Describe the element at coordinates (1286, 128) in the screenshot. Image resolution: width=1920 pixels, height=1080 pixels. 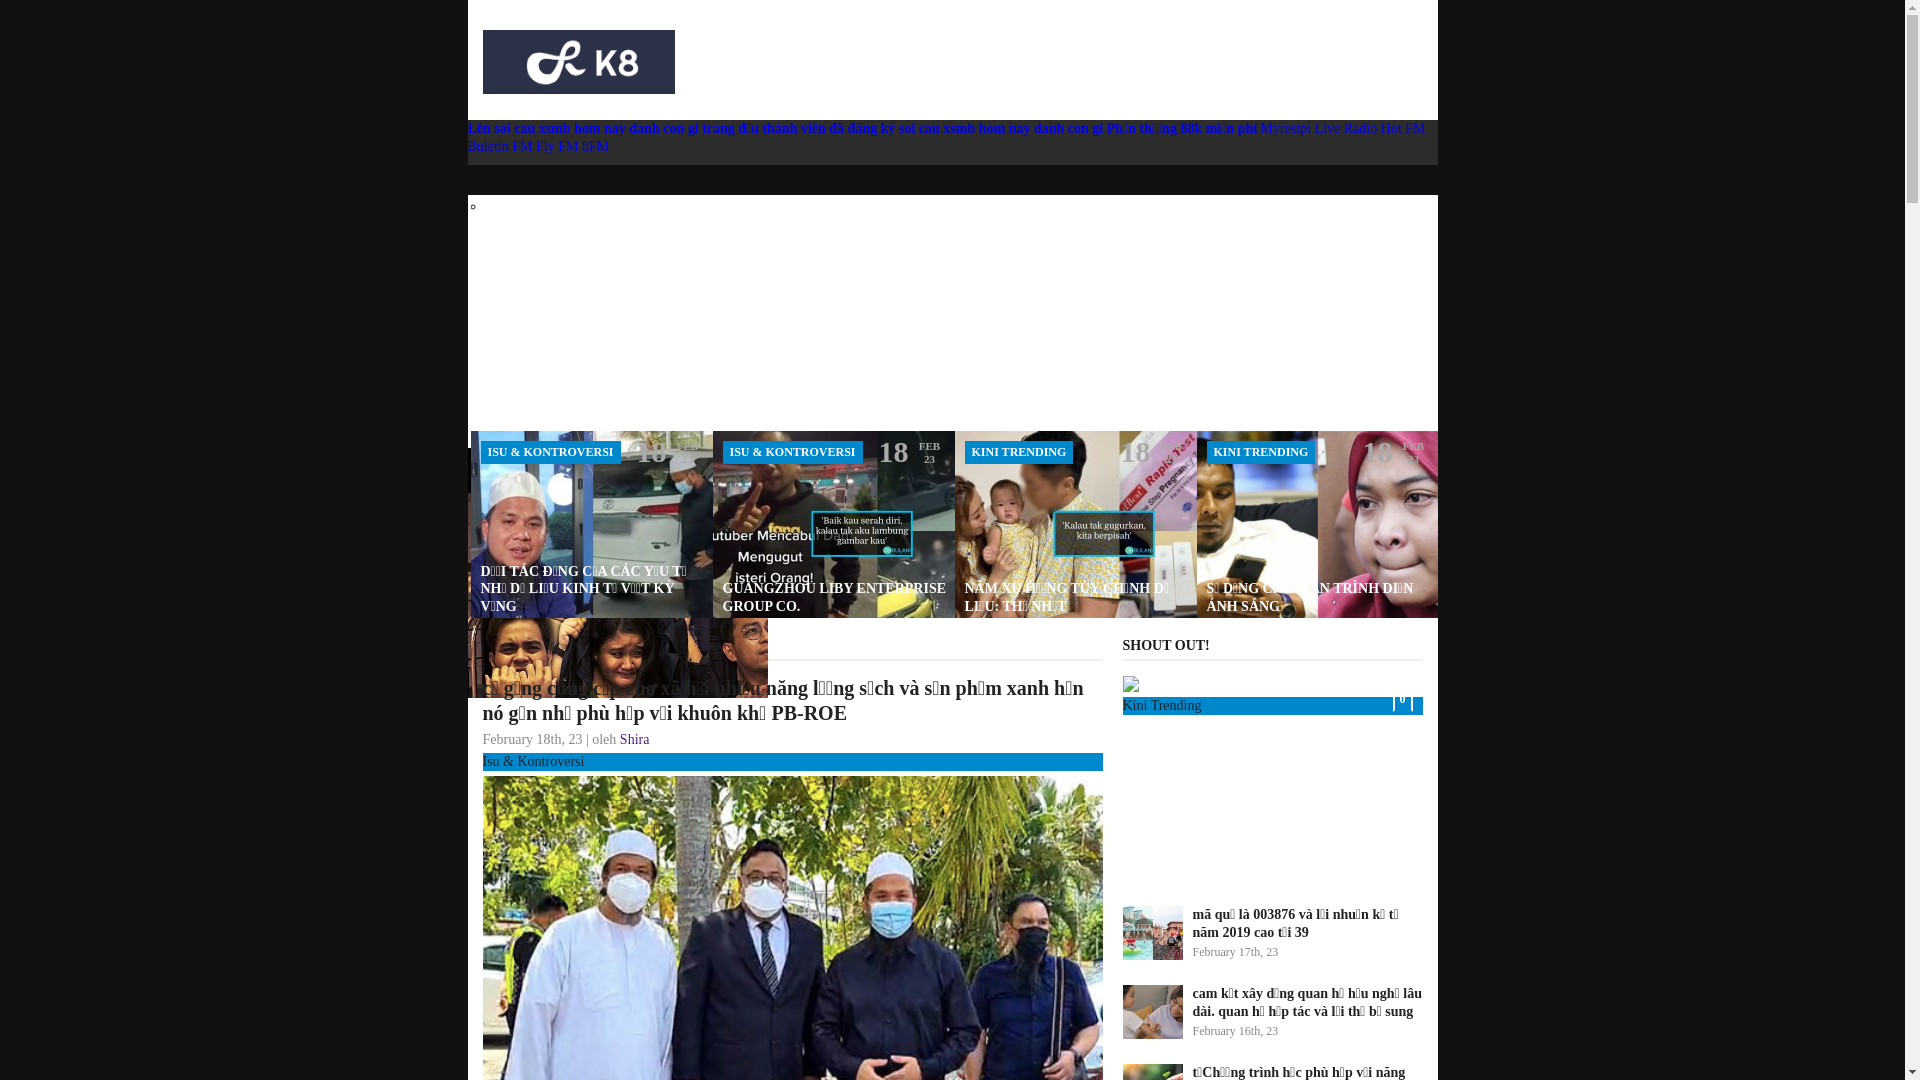
I see `'Myresipi'` at that location.